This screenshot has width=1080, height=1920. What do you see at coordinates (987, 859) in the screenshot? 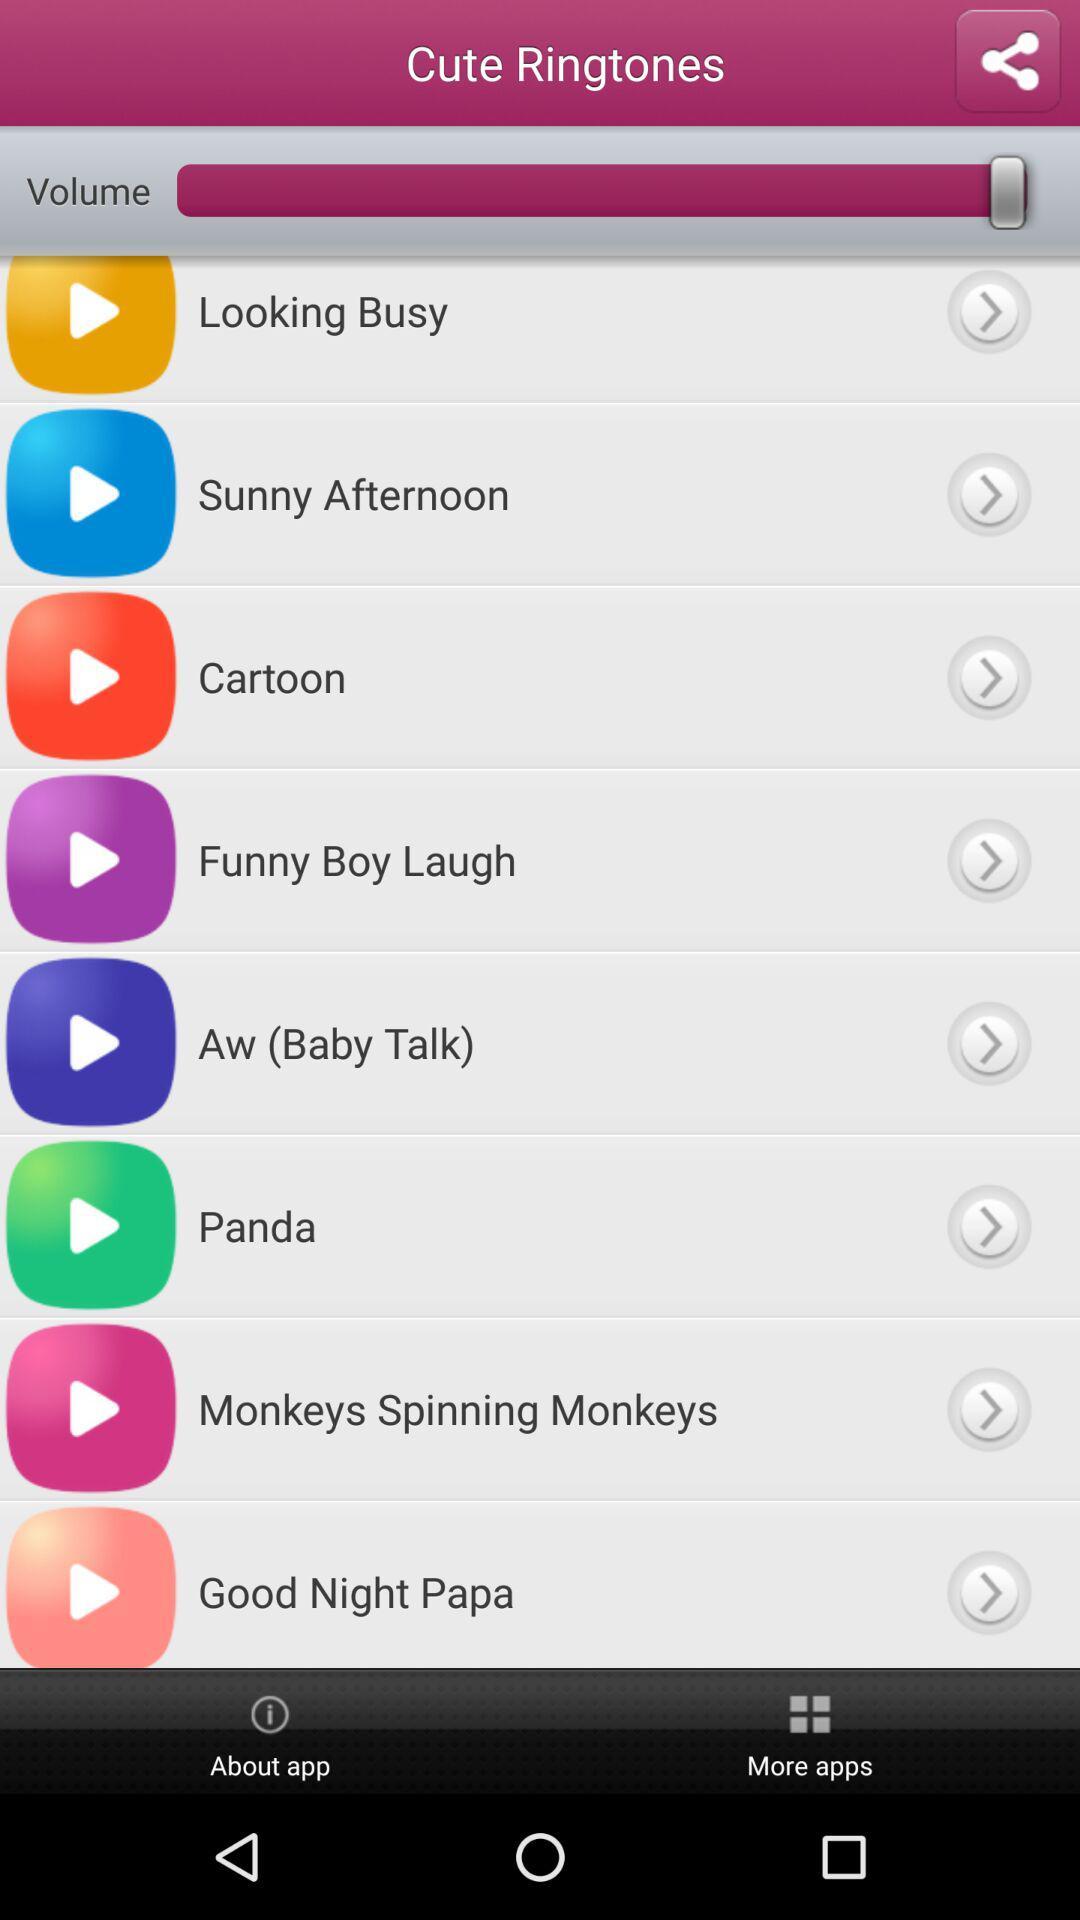
I see `left` at bounding box center [987, 859].